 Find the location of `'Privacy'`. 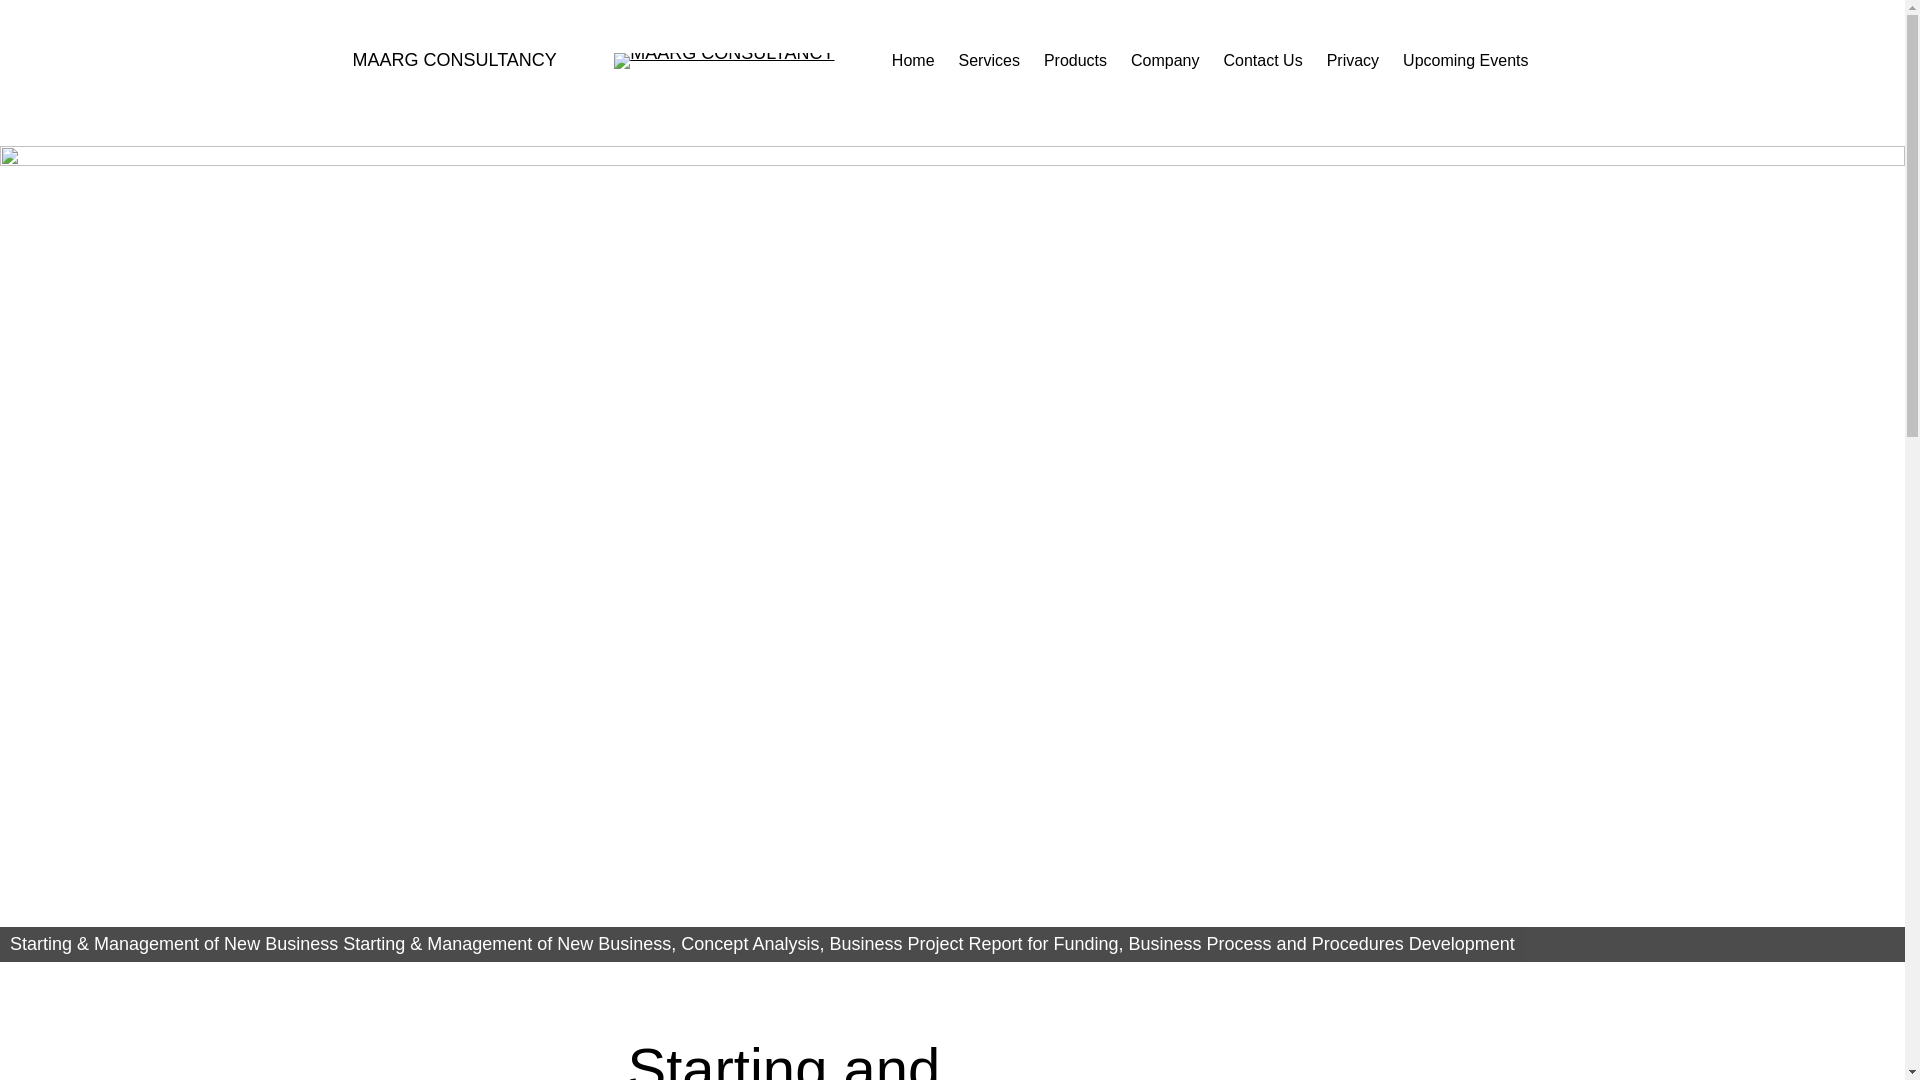

'Privacy' is located at coordinates (1353, 60).